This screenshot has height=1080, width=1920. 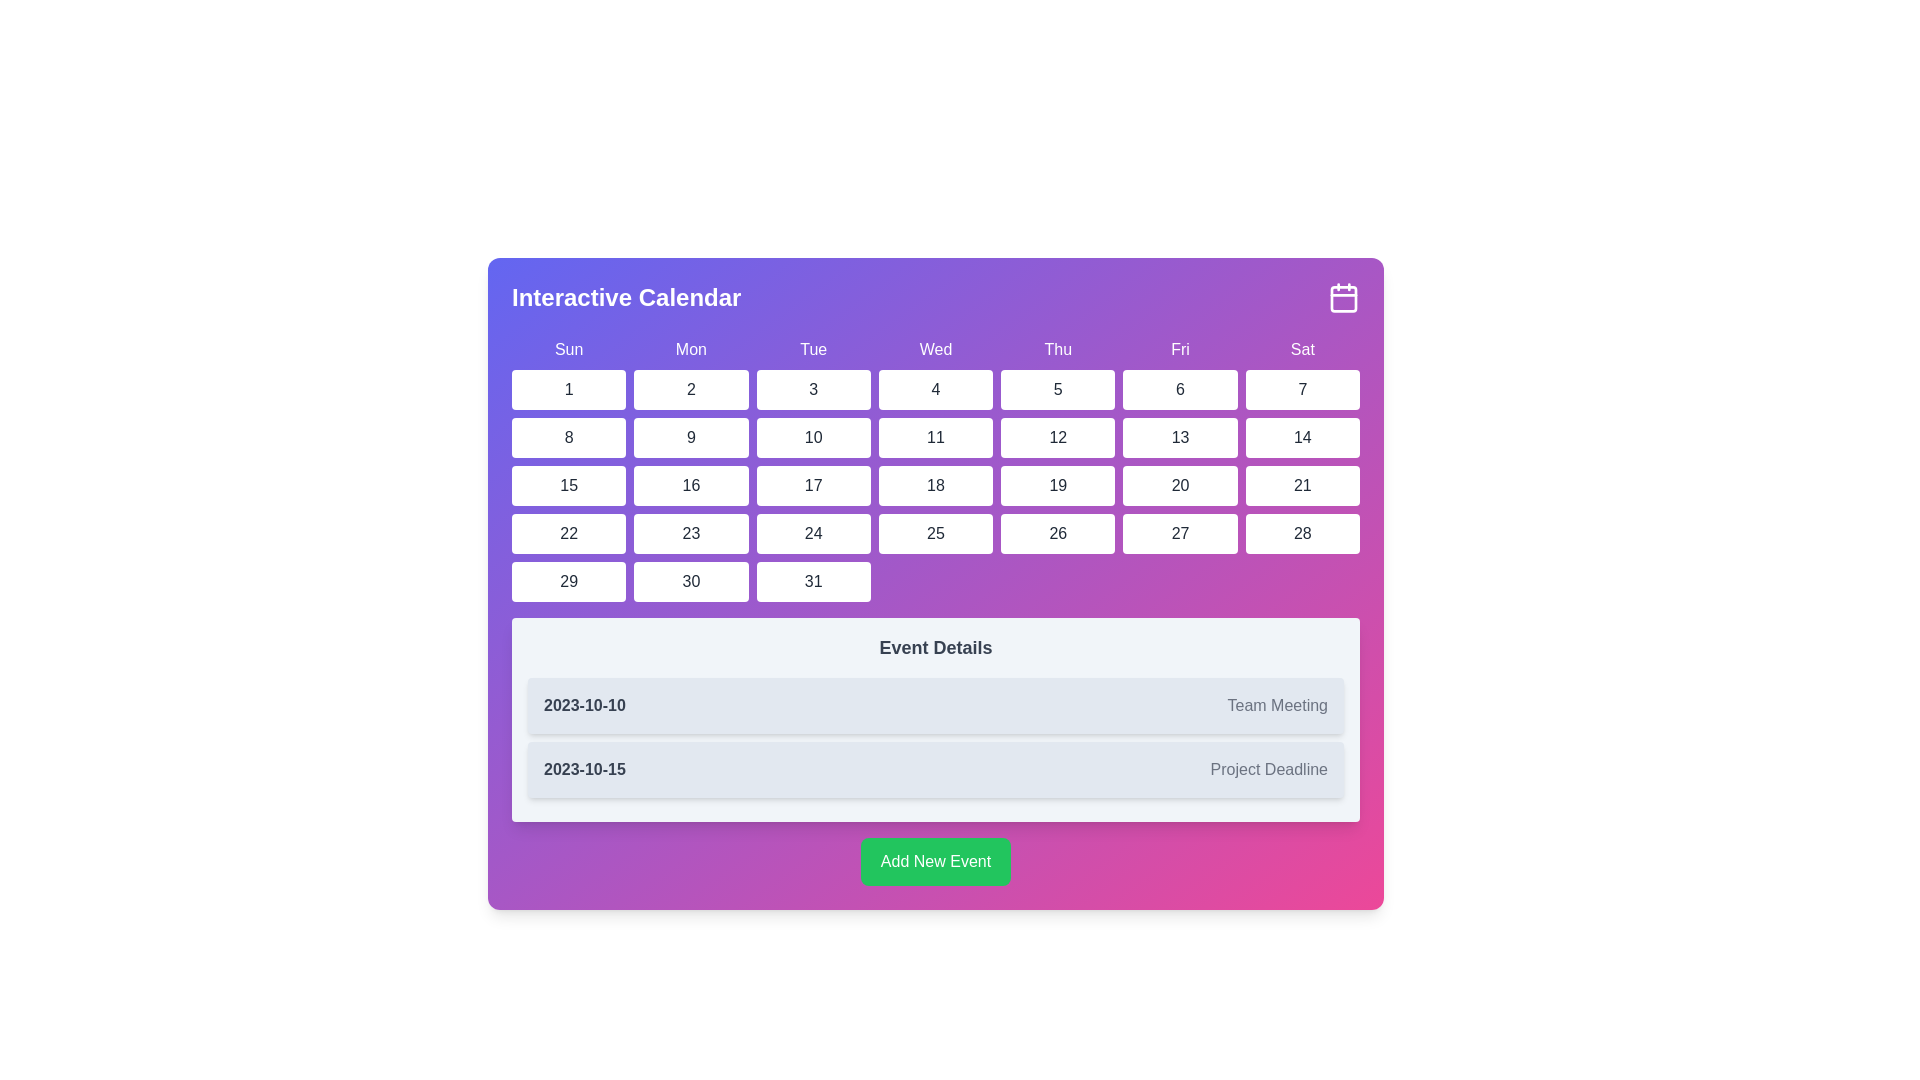 What do you see at coordinates (691, 437) in the screenshot?
I see `the button displaying the number '9' in the calendar grid, located under the 'Mon' column` at bounding box center [691, 437].